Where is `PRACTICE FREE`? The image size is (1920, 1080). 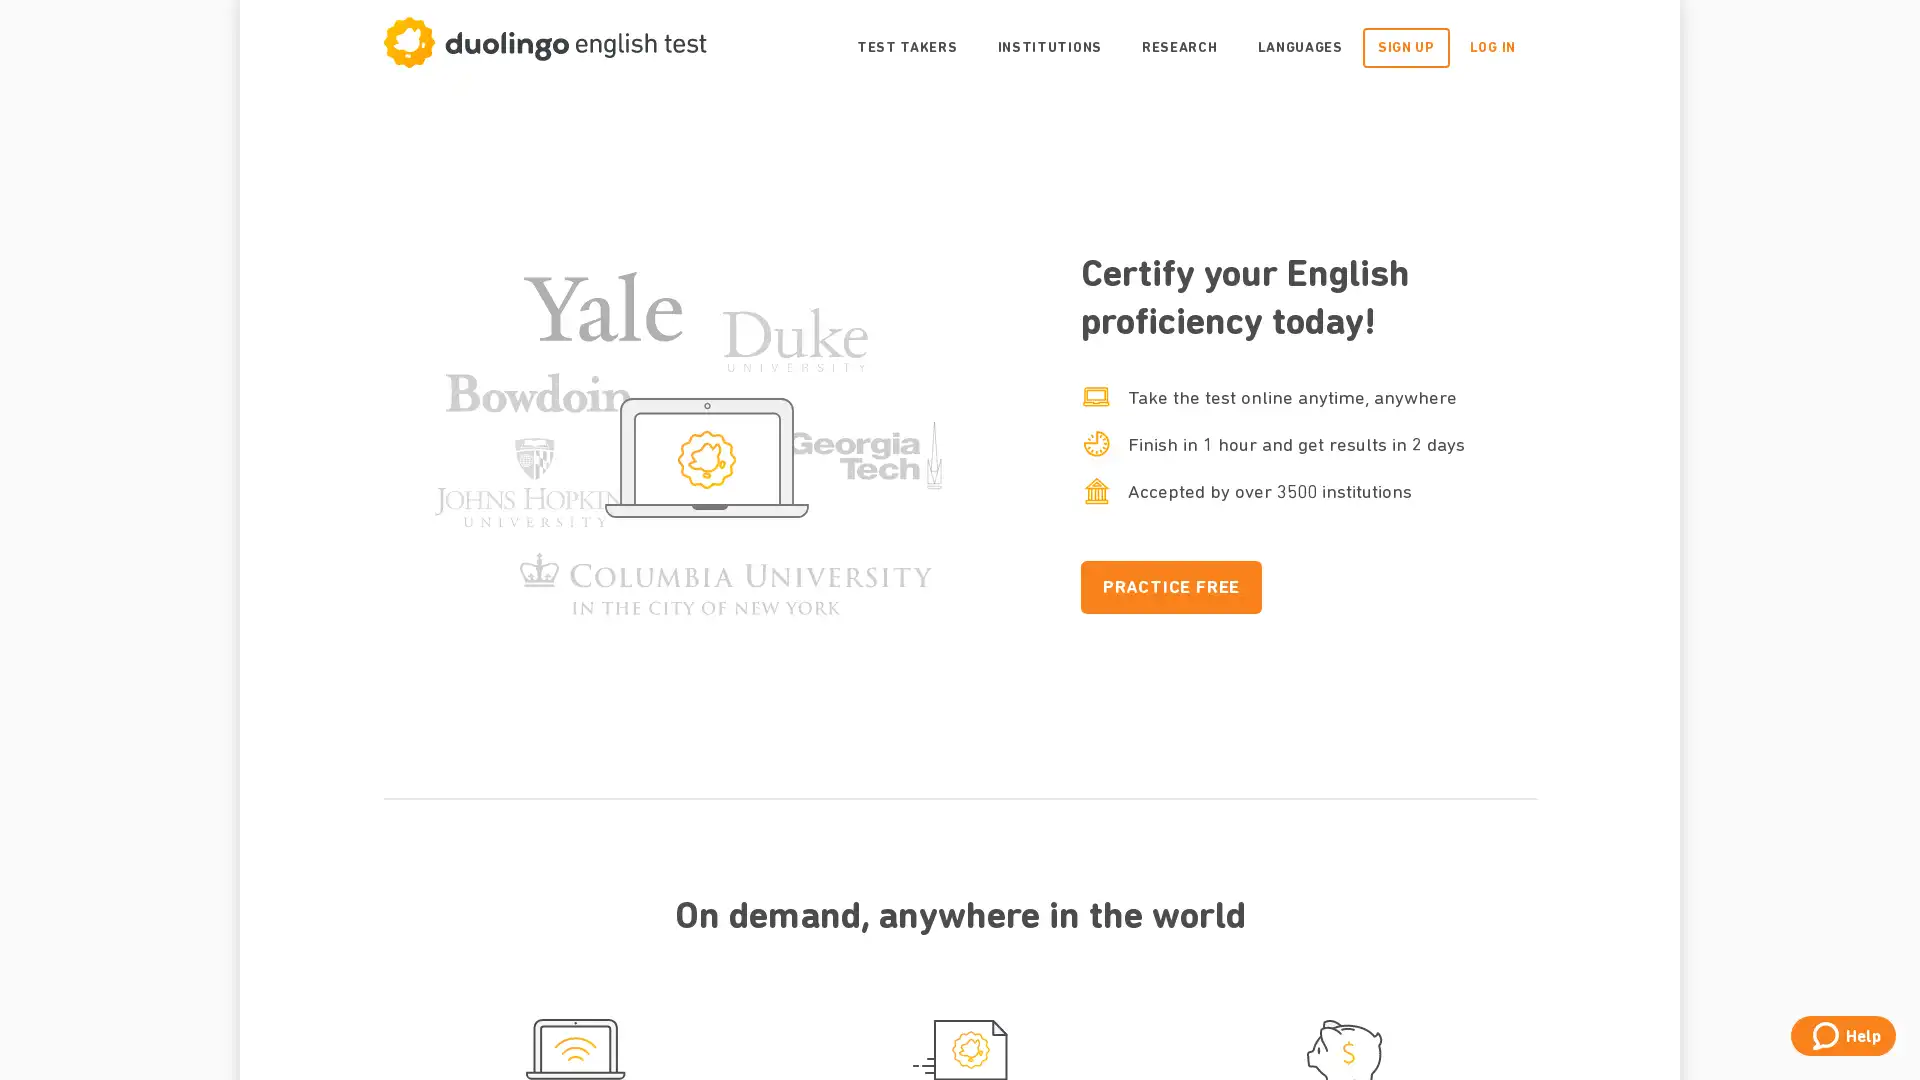 PRACTICE FREE is located at coordinates (1171, 585).